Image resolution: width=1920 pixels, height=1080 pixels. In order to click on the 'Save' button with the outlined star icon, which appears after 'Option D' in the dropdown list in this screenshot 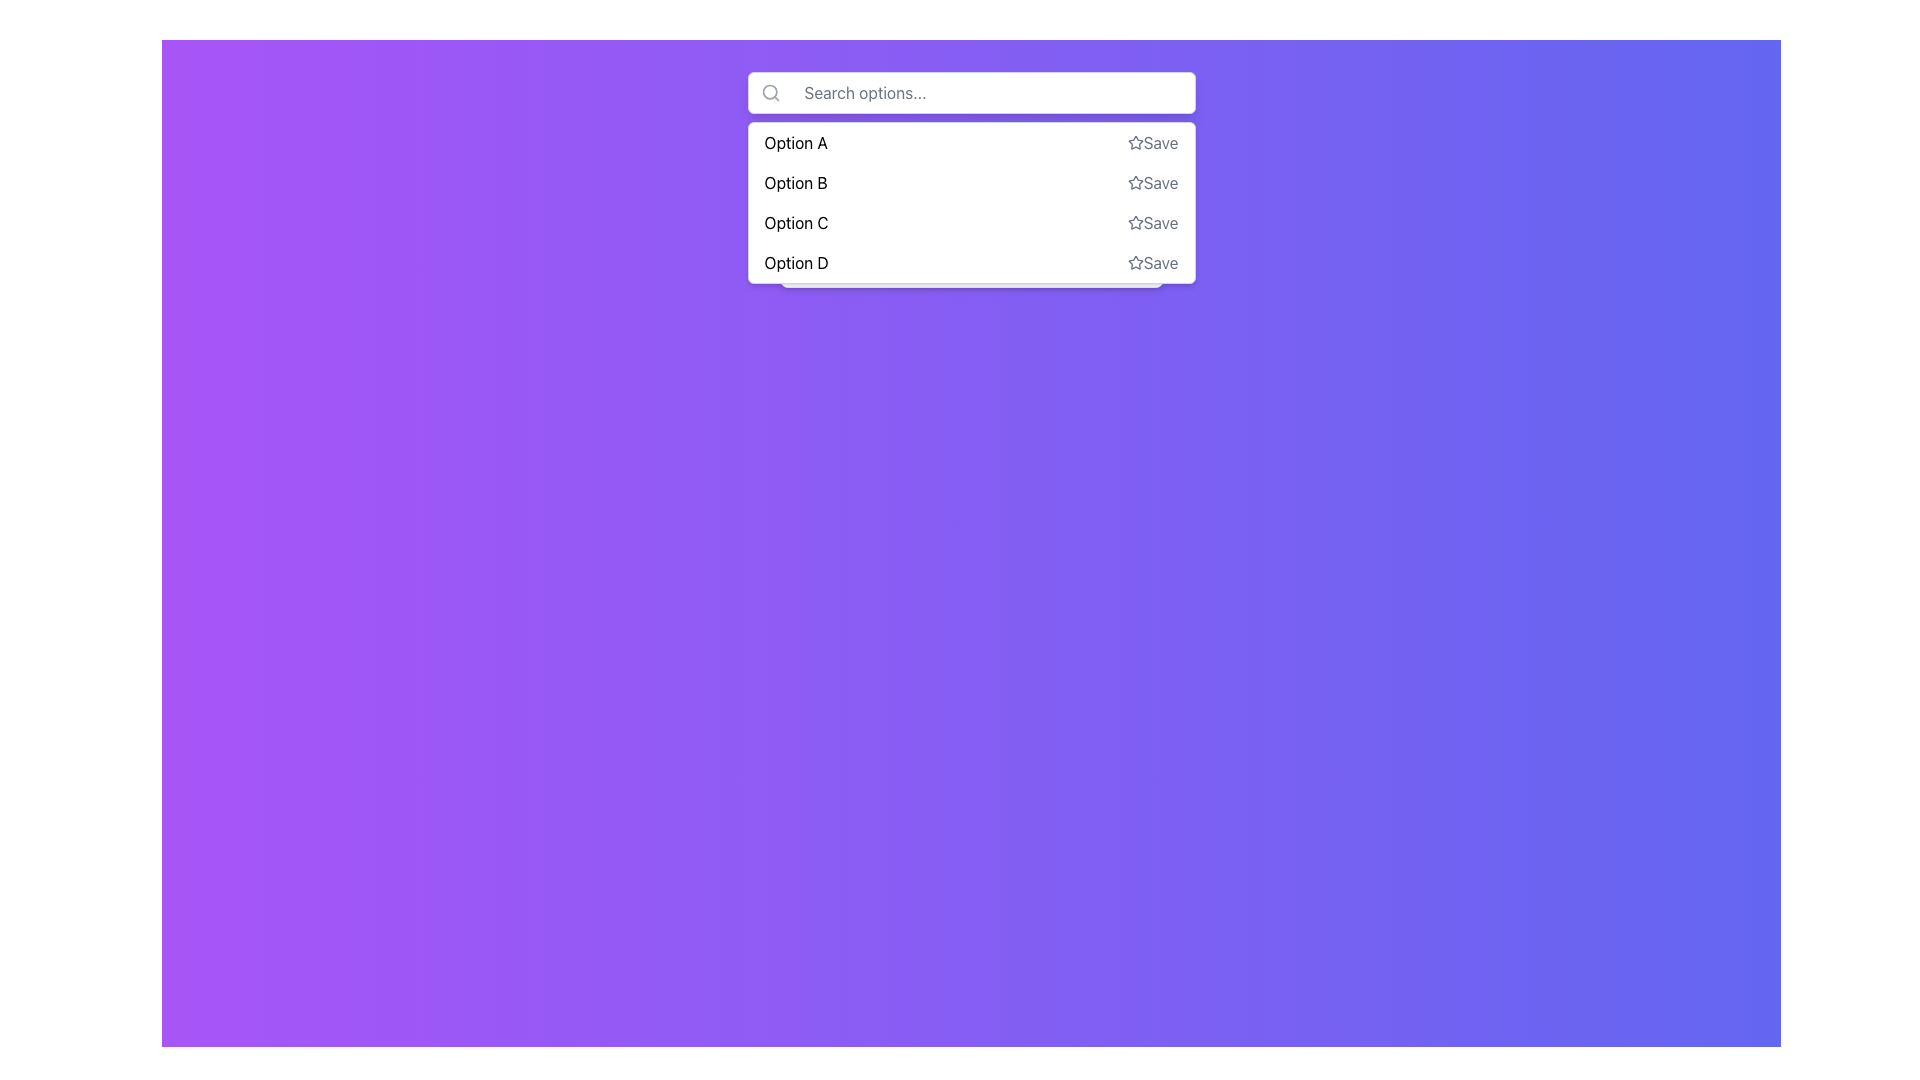, I will do `click(1152, 261)`.